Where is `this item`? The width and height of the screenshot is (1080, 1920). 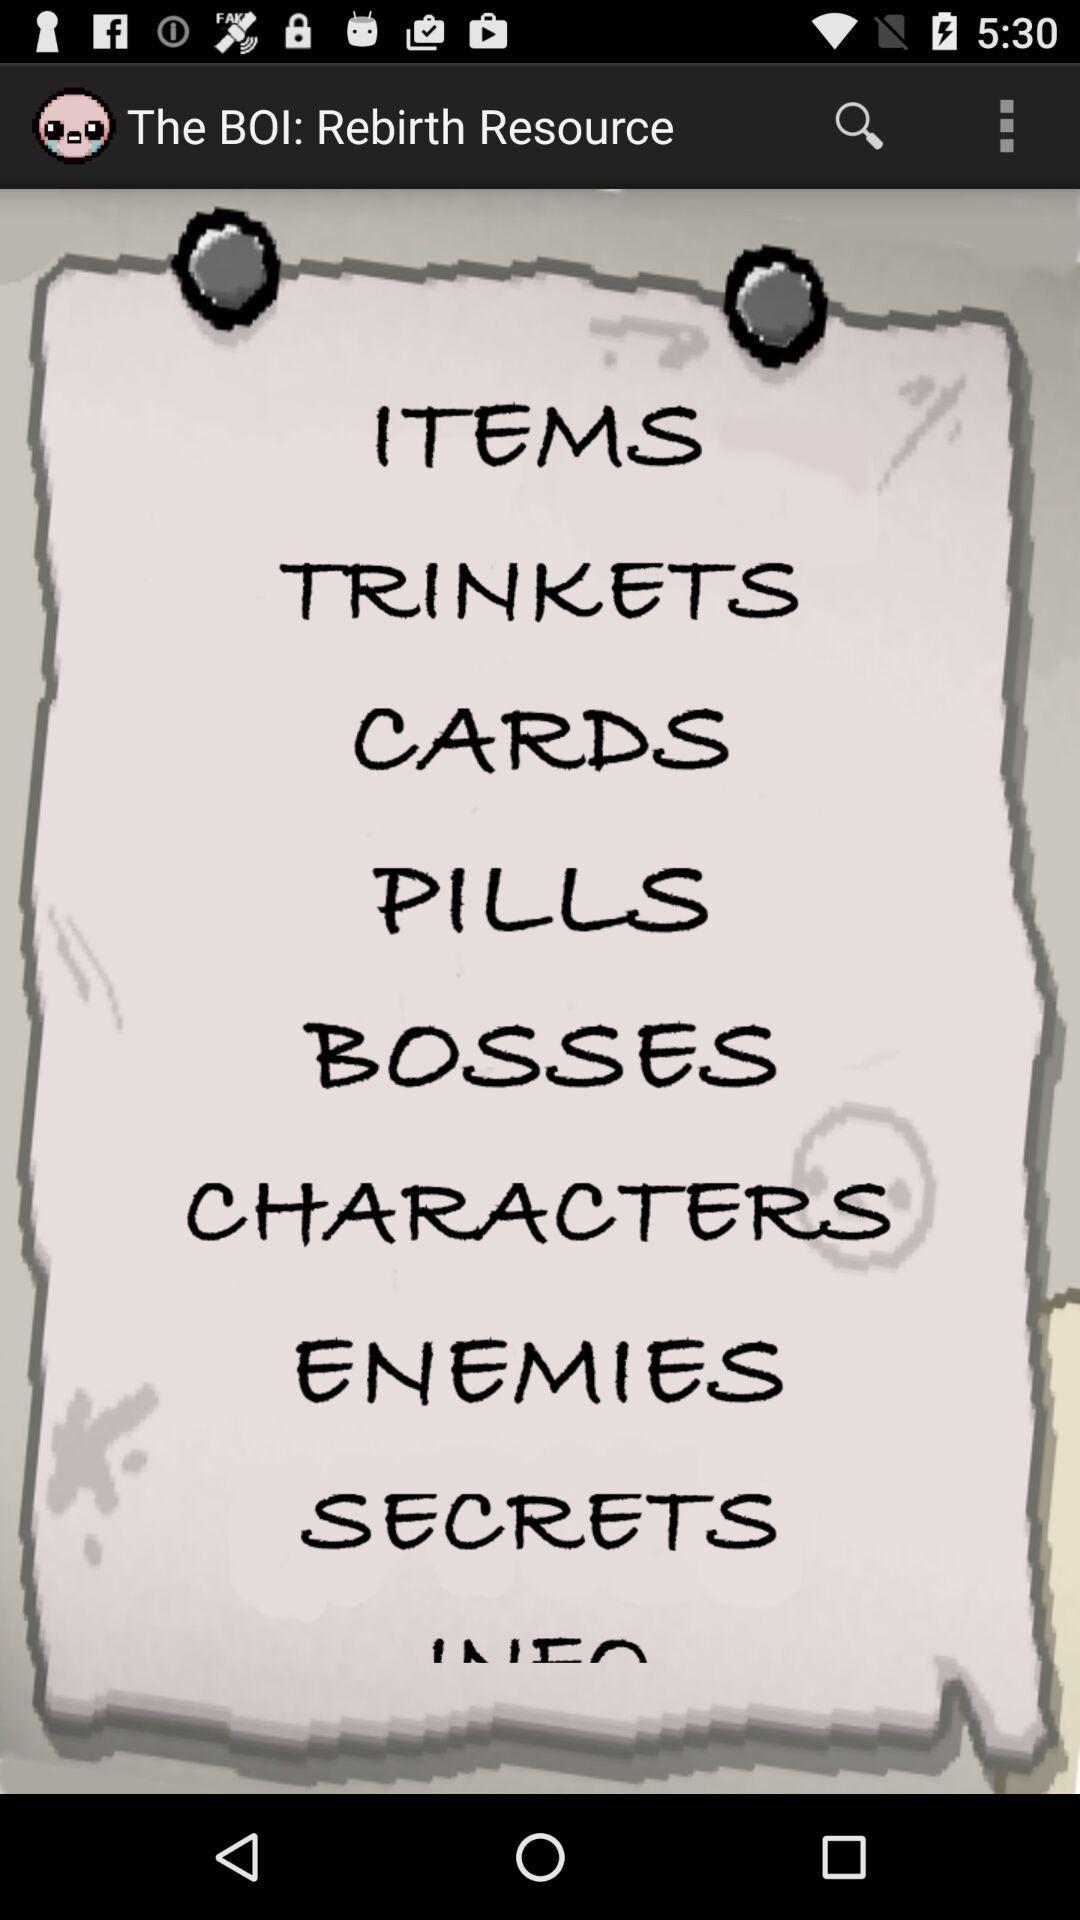 this item is located at coordinates (540, 1369).